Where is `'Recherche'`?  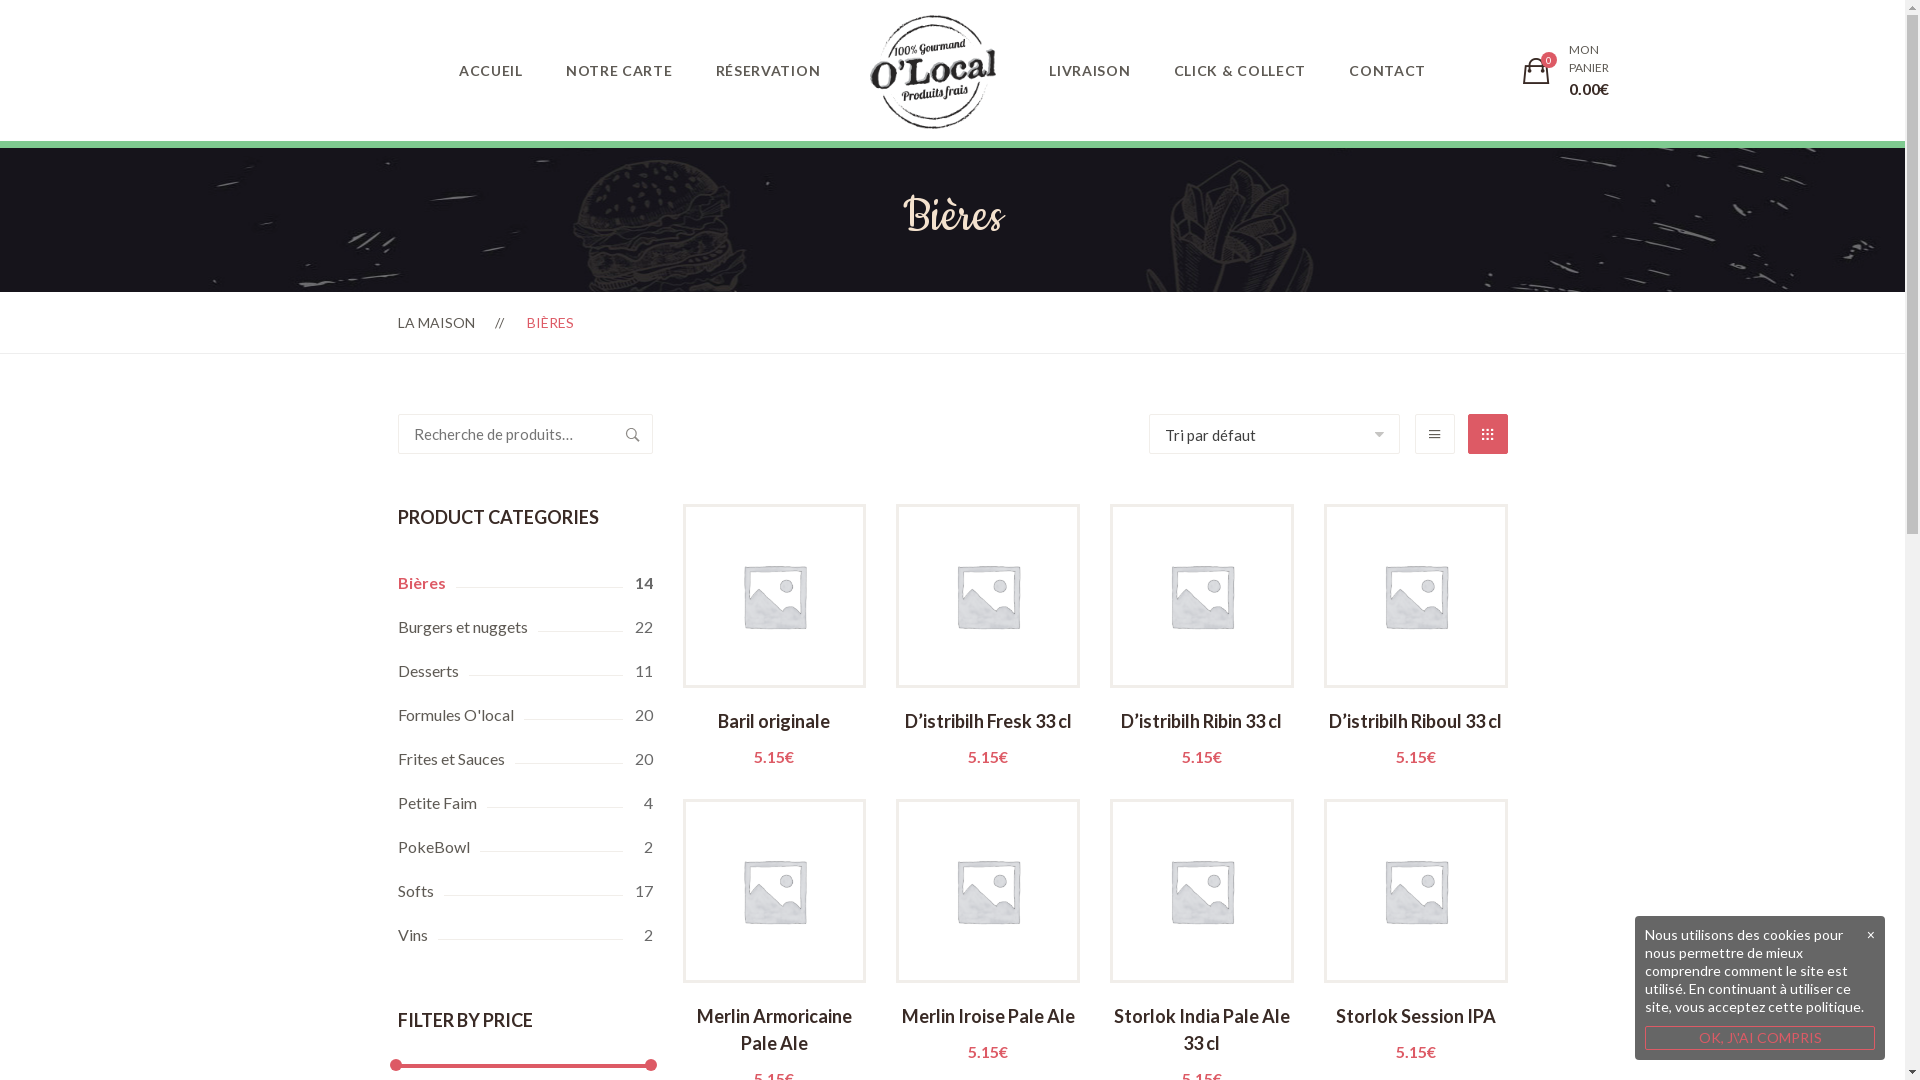 'Recherche' is located at coordinates (631, 433).